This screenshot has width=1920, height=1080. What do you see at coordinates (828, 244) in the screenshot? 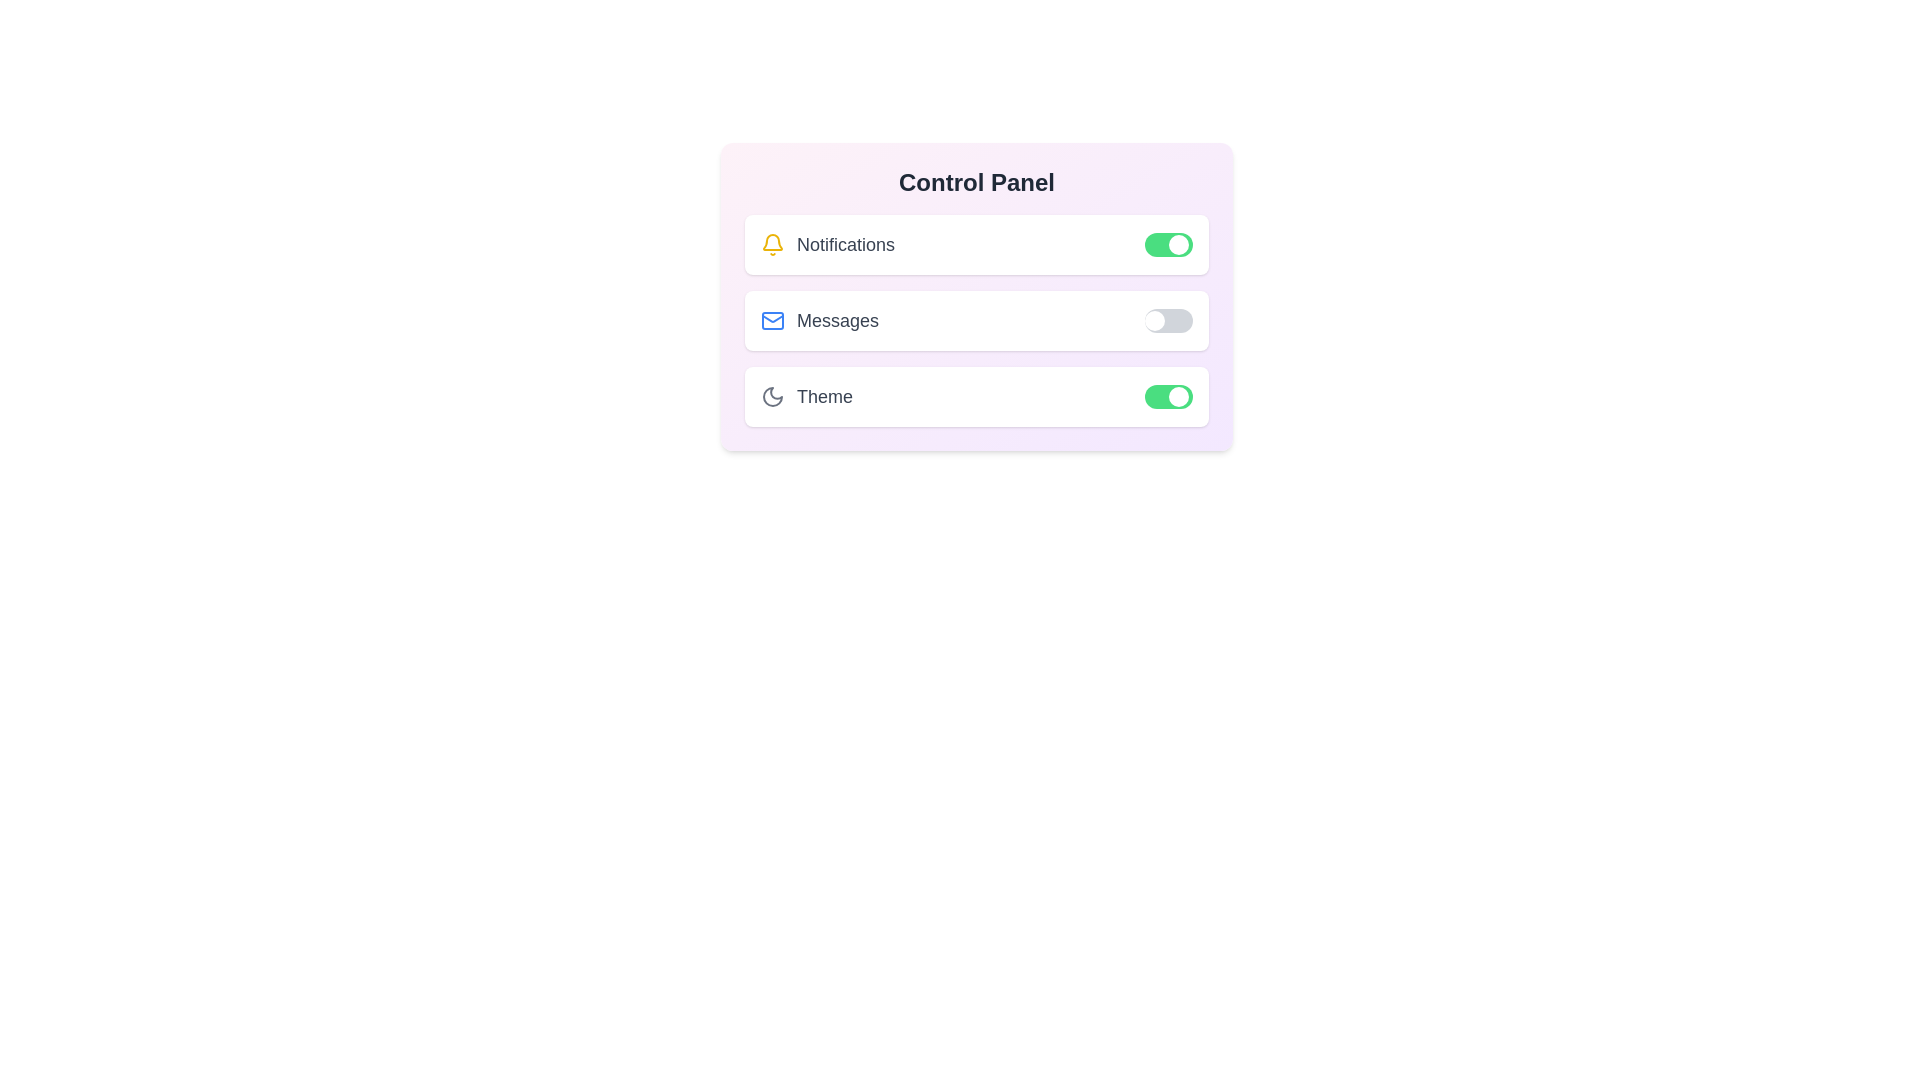
I see `the Composite label containing a yellow bell icon and the text 'Notifications', located inside the Control Panel box` at bounding box center [828, 244].